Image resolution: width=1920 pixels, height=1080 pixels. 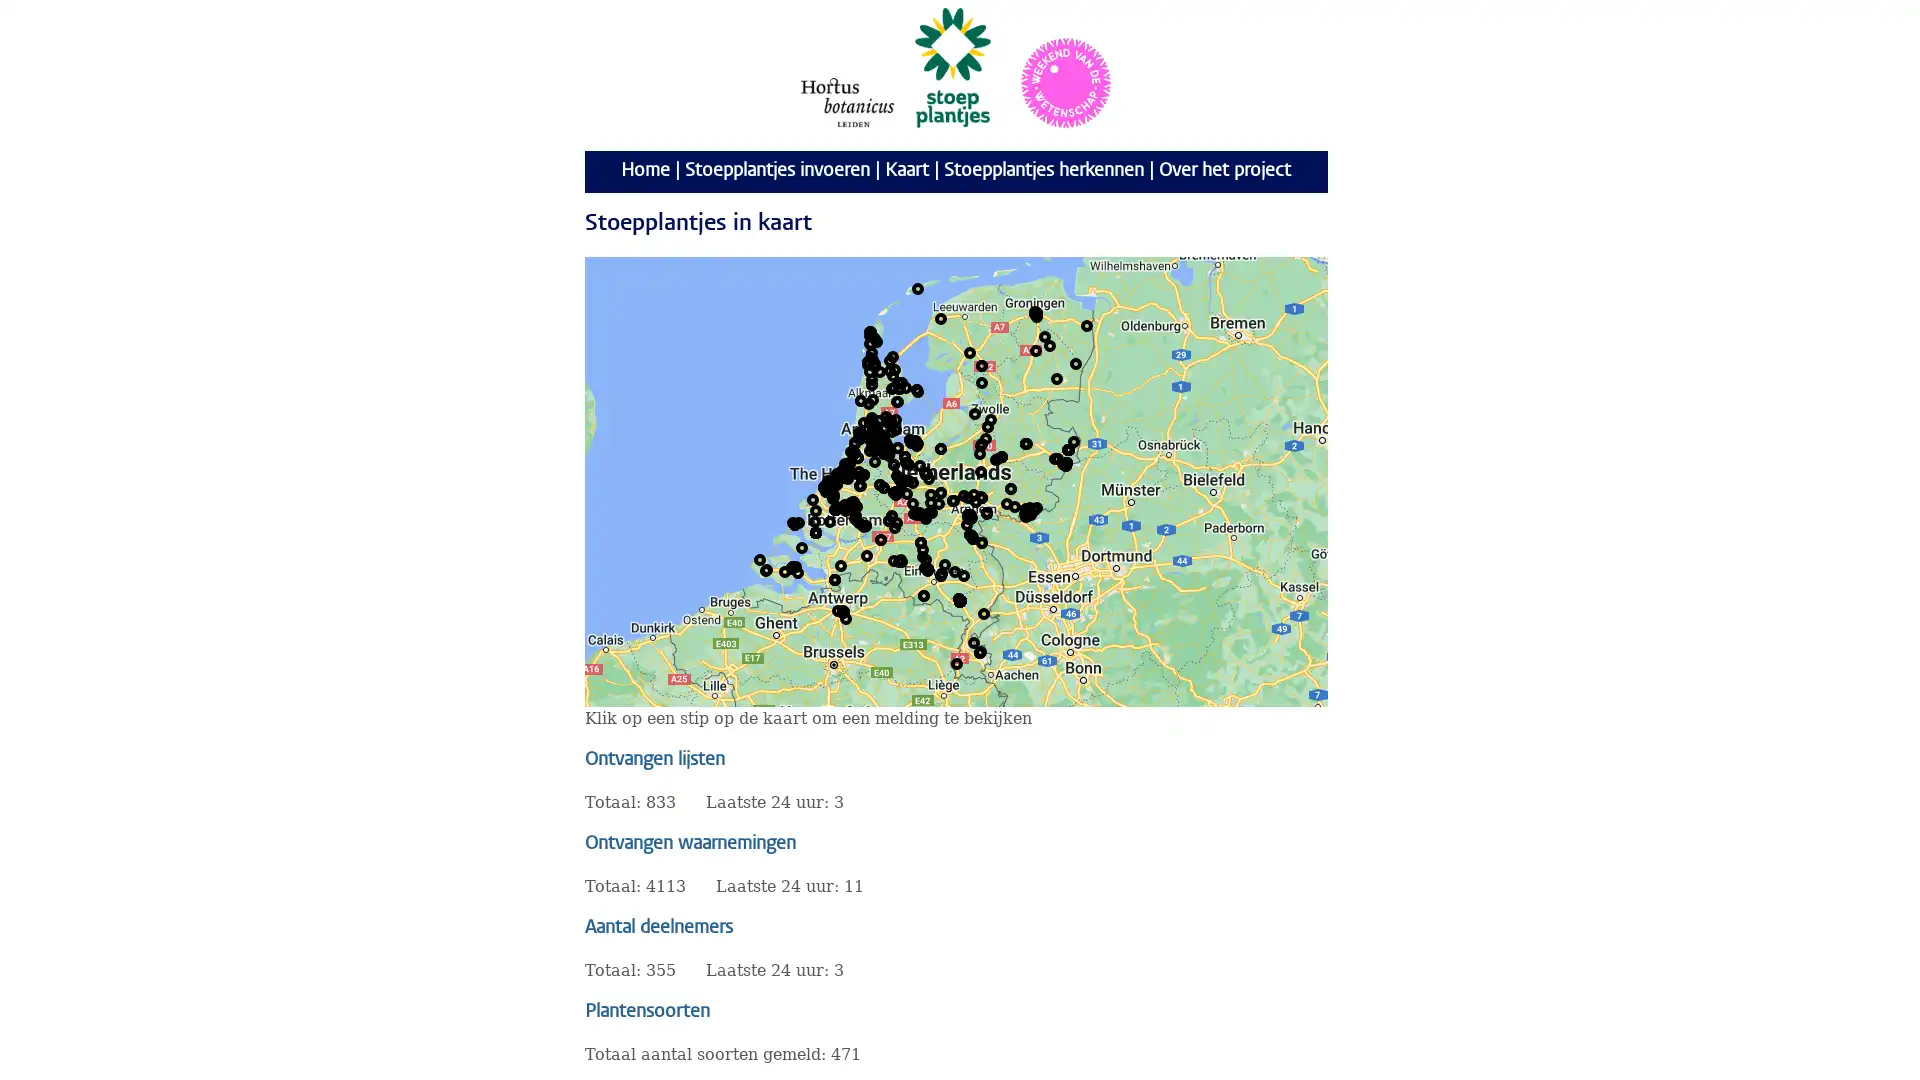 I want to click on Telling van Ton Frenken op 03 mei 2022, so click(x=960, y=600).